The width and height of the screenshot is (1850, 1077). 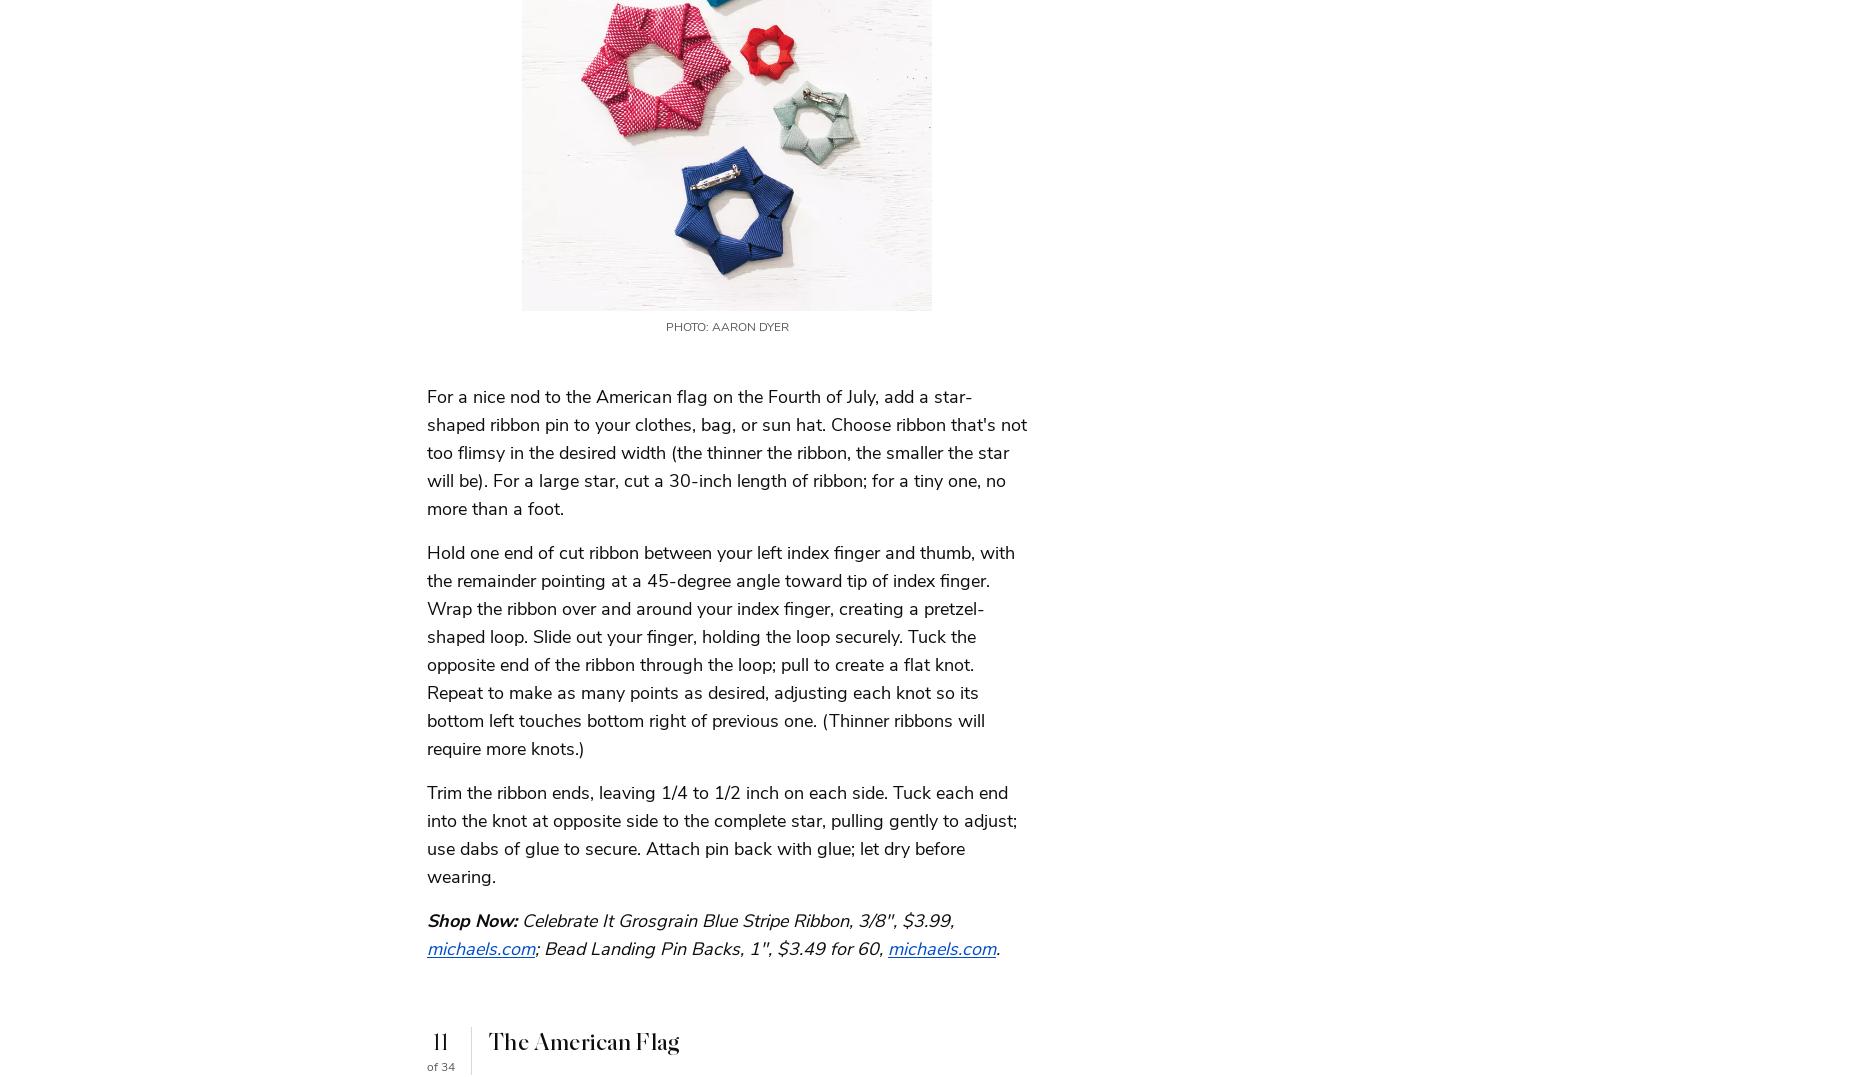 What do you see at coordinates (737, 918) in the screenshot?
I see `'Celebrate It Grosgrain Blue Stripe Ribbon, 3/8", $3.99,'` at bounding box center [737, 918].